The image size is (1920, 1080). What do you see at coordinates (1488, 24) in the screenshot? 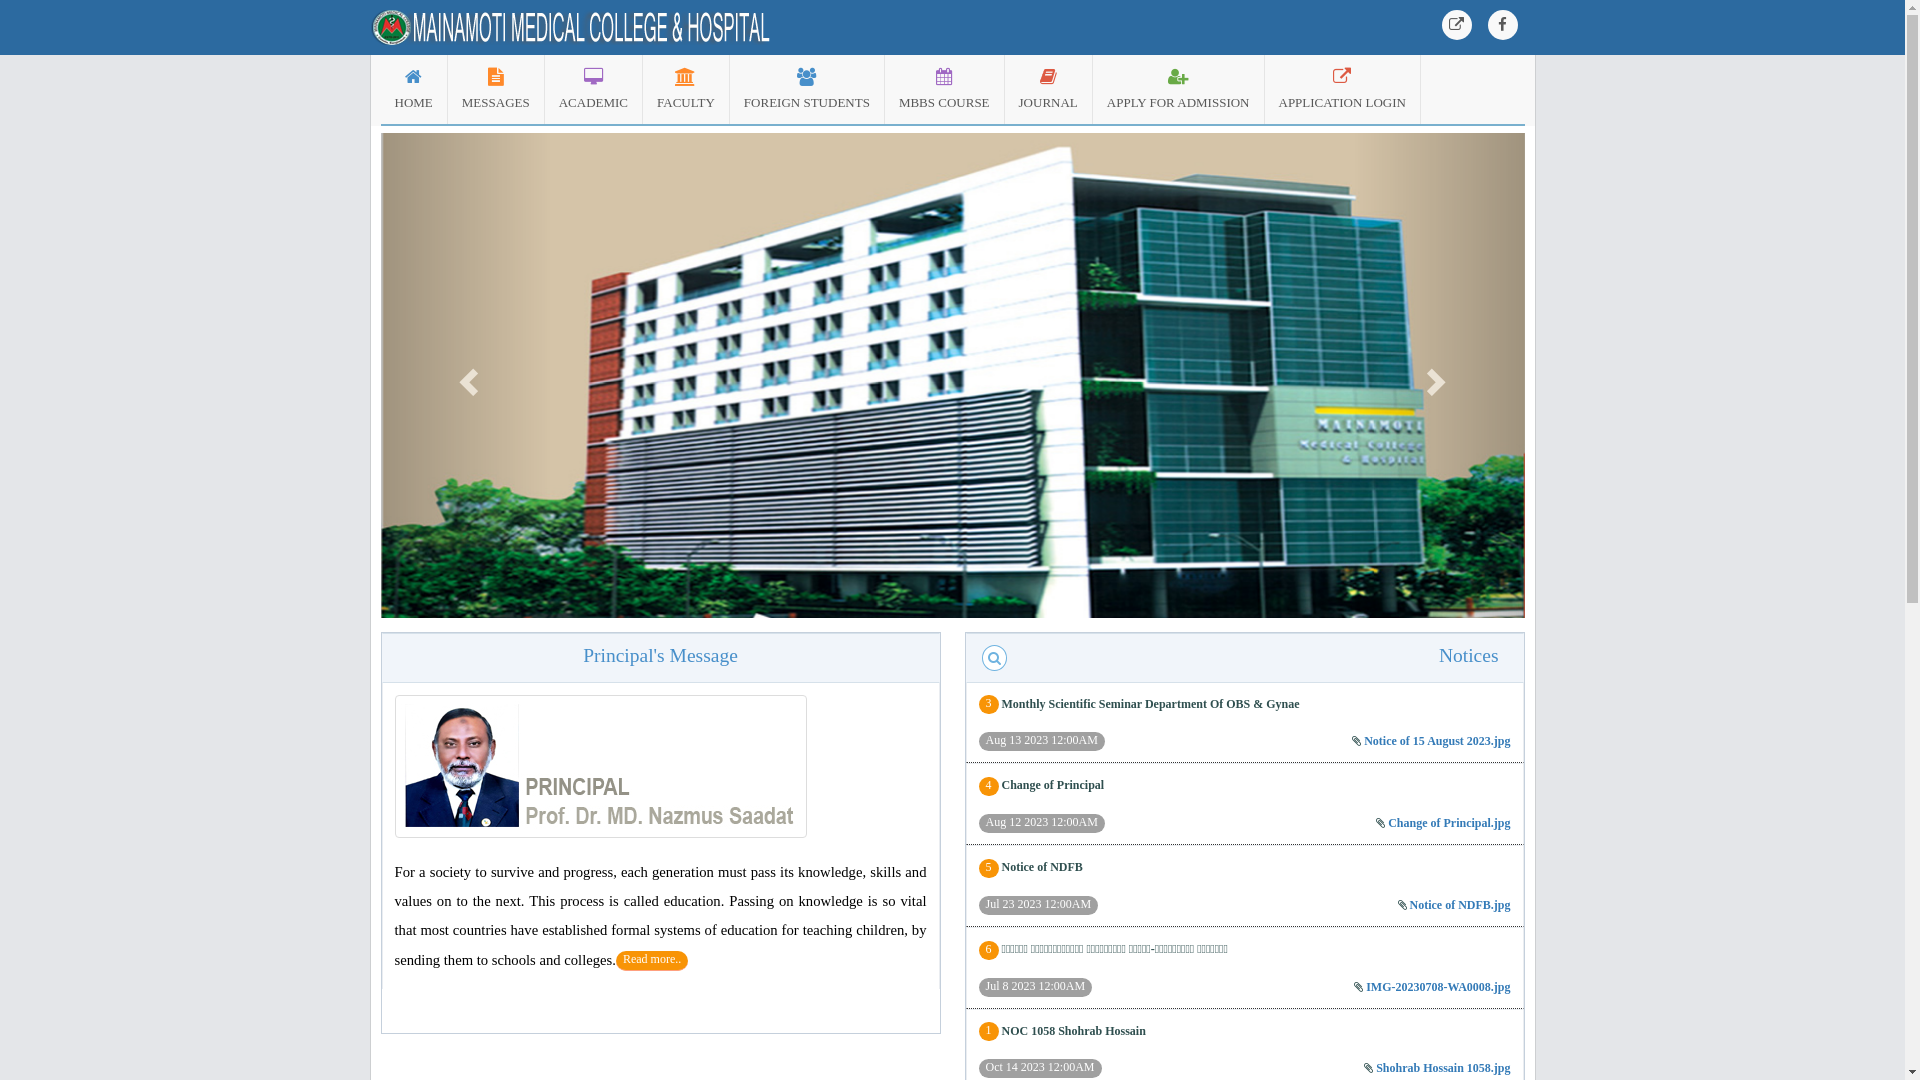
I see `'Facebook'` at bounding box center [1488, 24].